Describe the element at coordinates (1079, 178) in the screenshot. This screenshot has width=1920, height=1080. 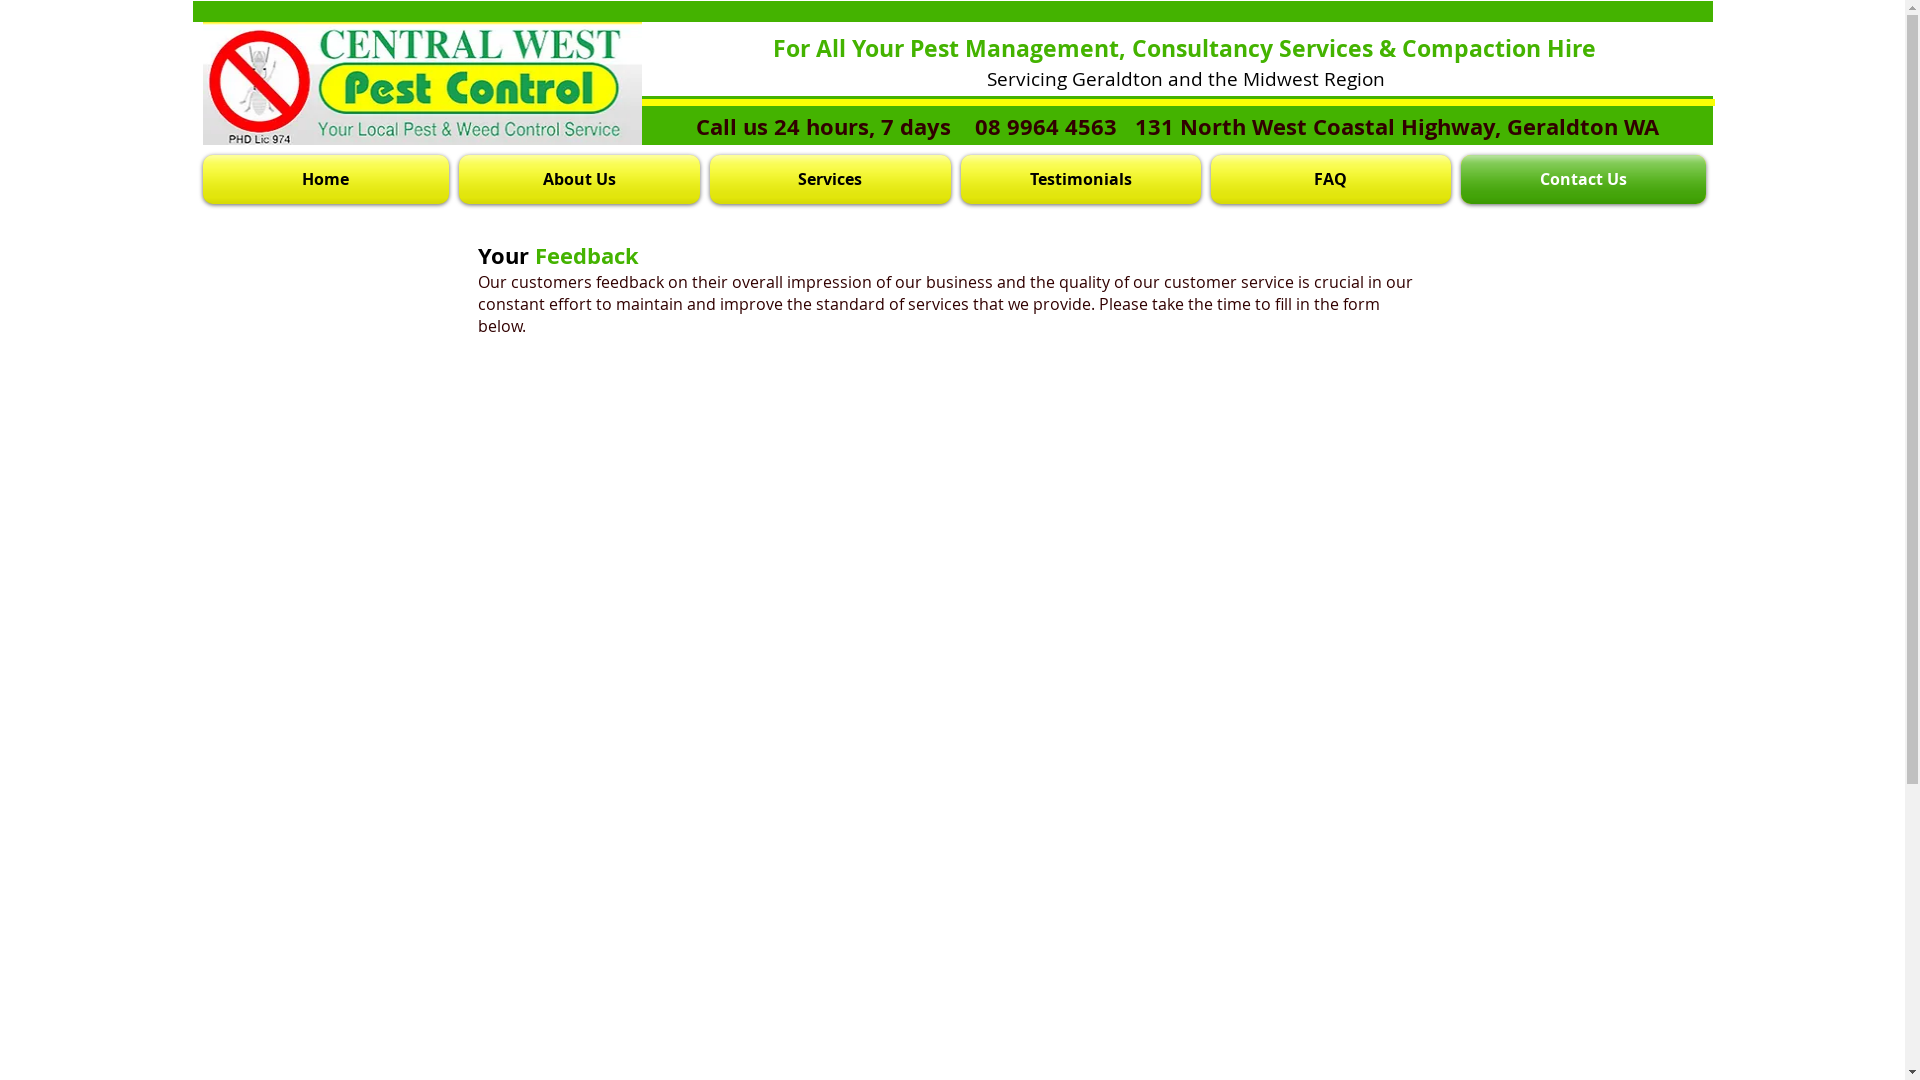
I see `'Testimonials'` at that location.